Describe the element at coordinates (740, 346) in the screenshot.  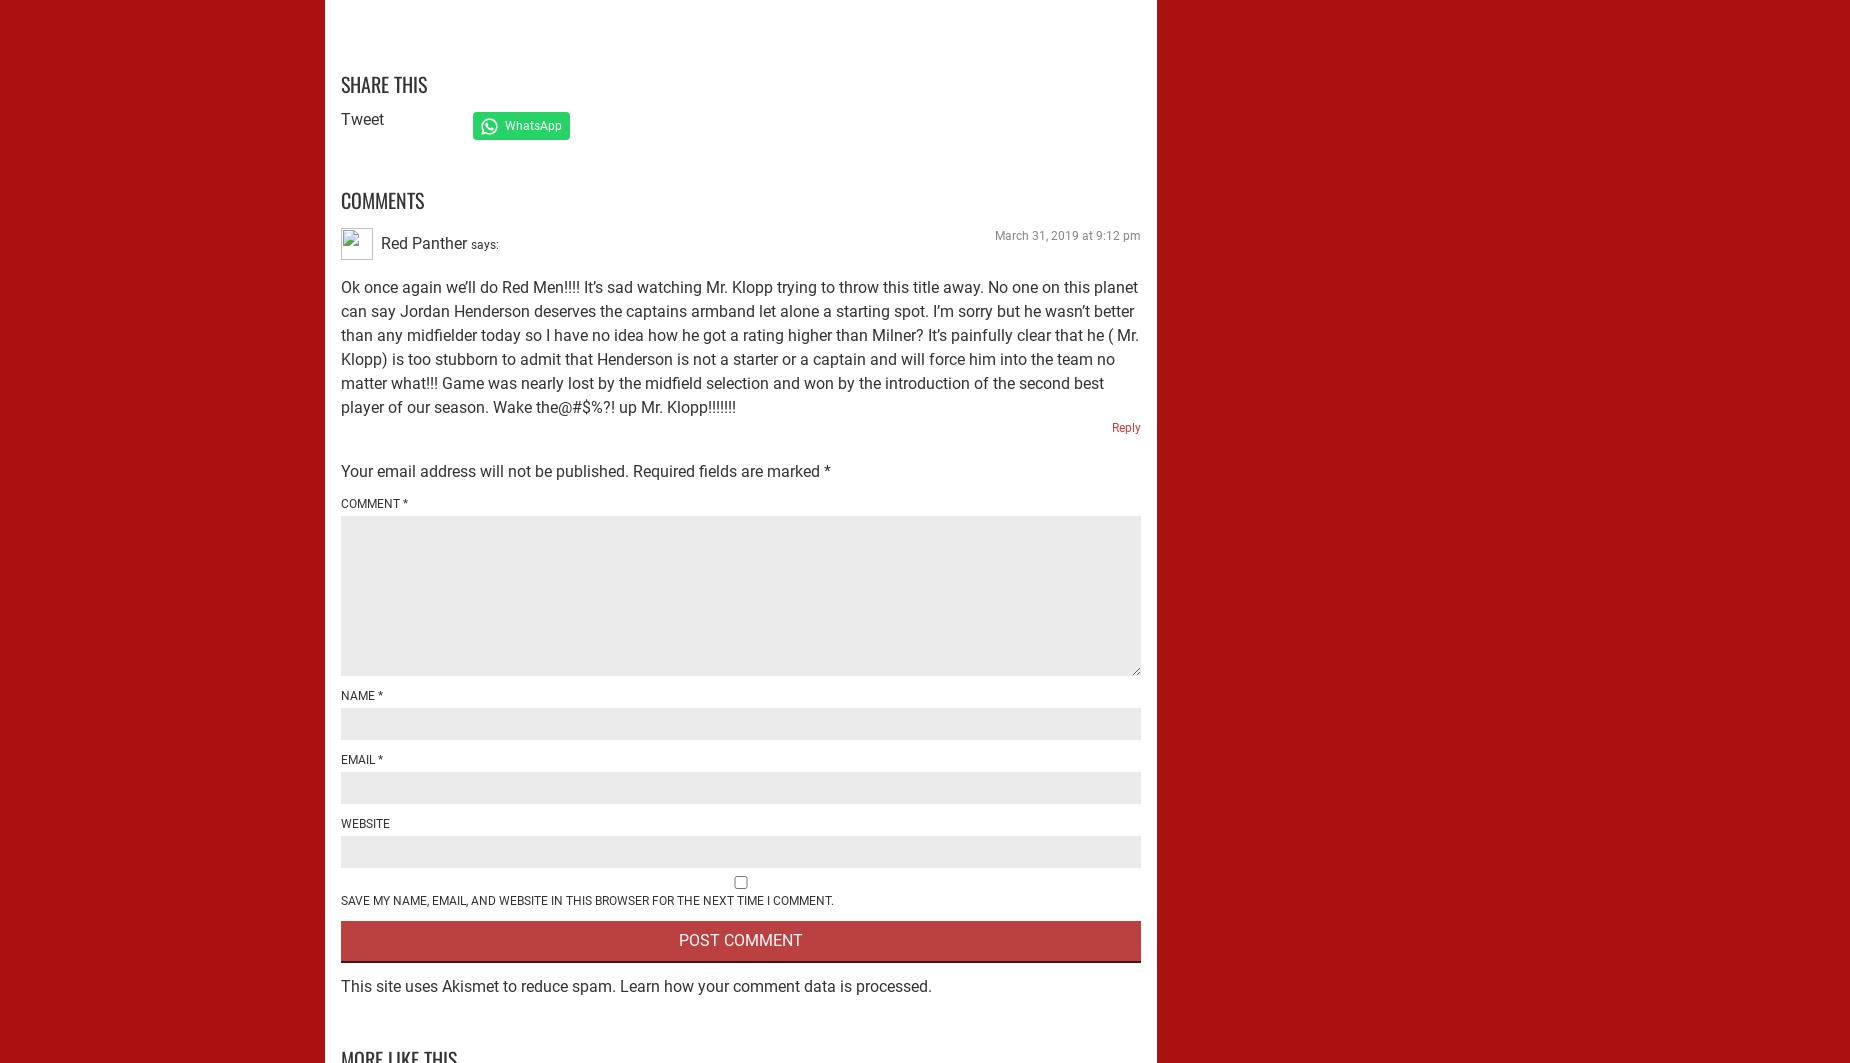
I see `'Ok once again we’ll do Red Men!!!! It’s sad watching Mr. Klopp trying to throw this title away. No one on this planet can say Jordan Henderson deserves the captains armband let alone a starting spot.  I’m sorry but he wasn’t better than any midfielder today so I have no idea how he got a rating higher than Milner? It’s painfully clear that he ( Mr. Klopp) is too stubborn to admit that Henderson is not a starter or a captain and will force him into the team no matter what!!! Game was nearly lost by the midfield selection and won by the introduction of the second best player of our season. Wake the@#$%?! up Mr. Klopp!!!!!!!'` at that location.